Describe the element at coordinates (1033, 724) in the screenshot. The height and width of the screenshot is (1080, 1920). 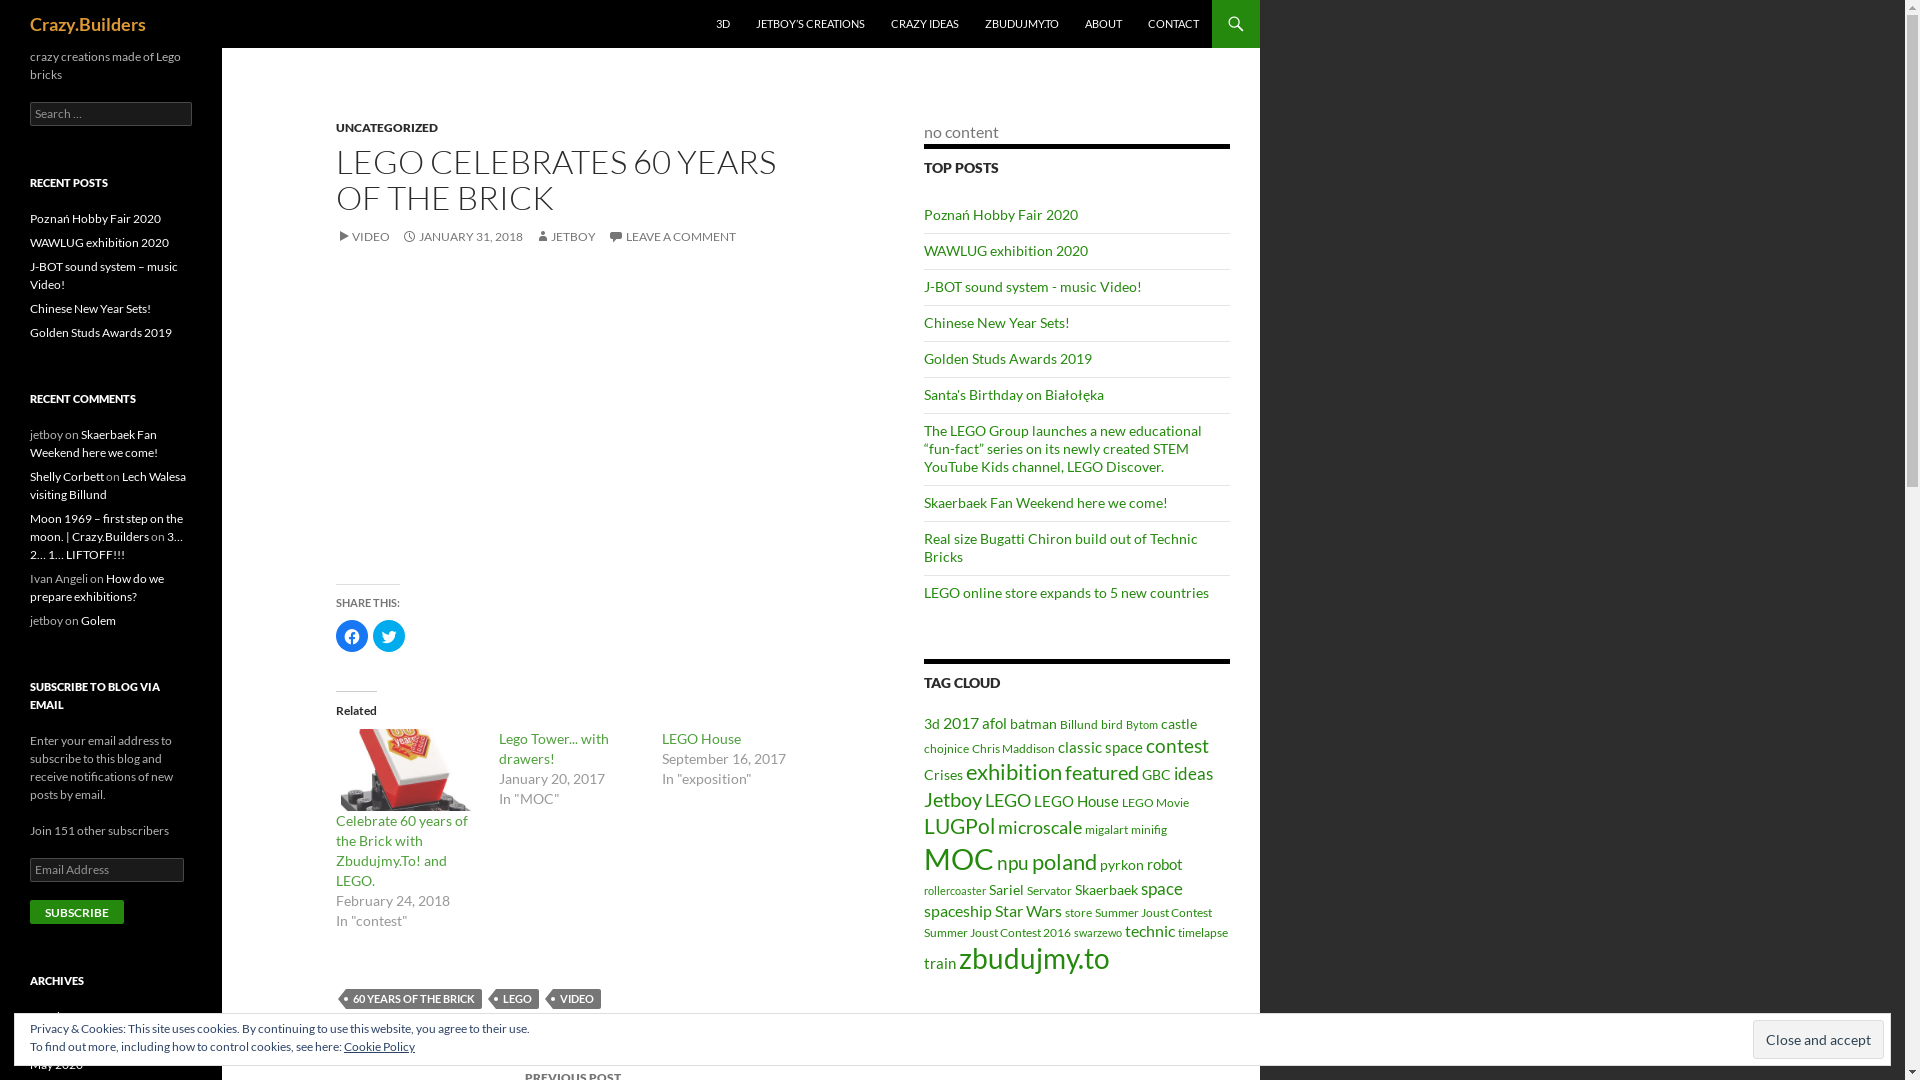
I see `'batman'` at that location.